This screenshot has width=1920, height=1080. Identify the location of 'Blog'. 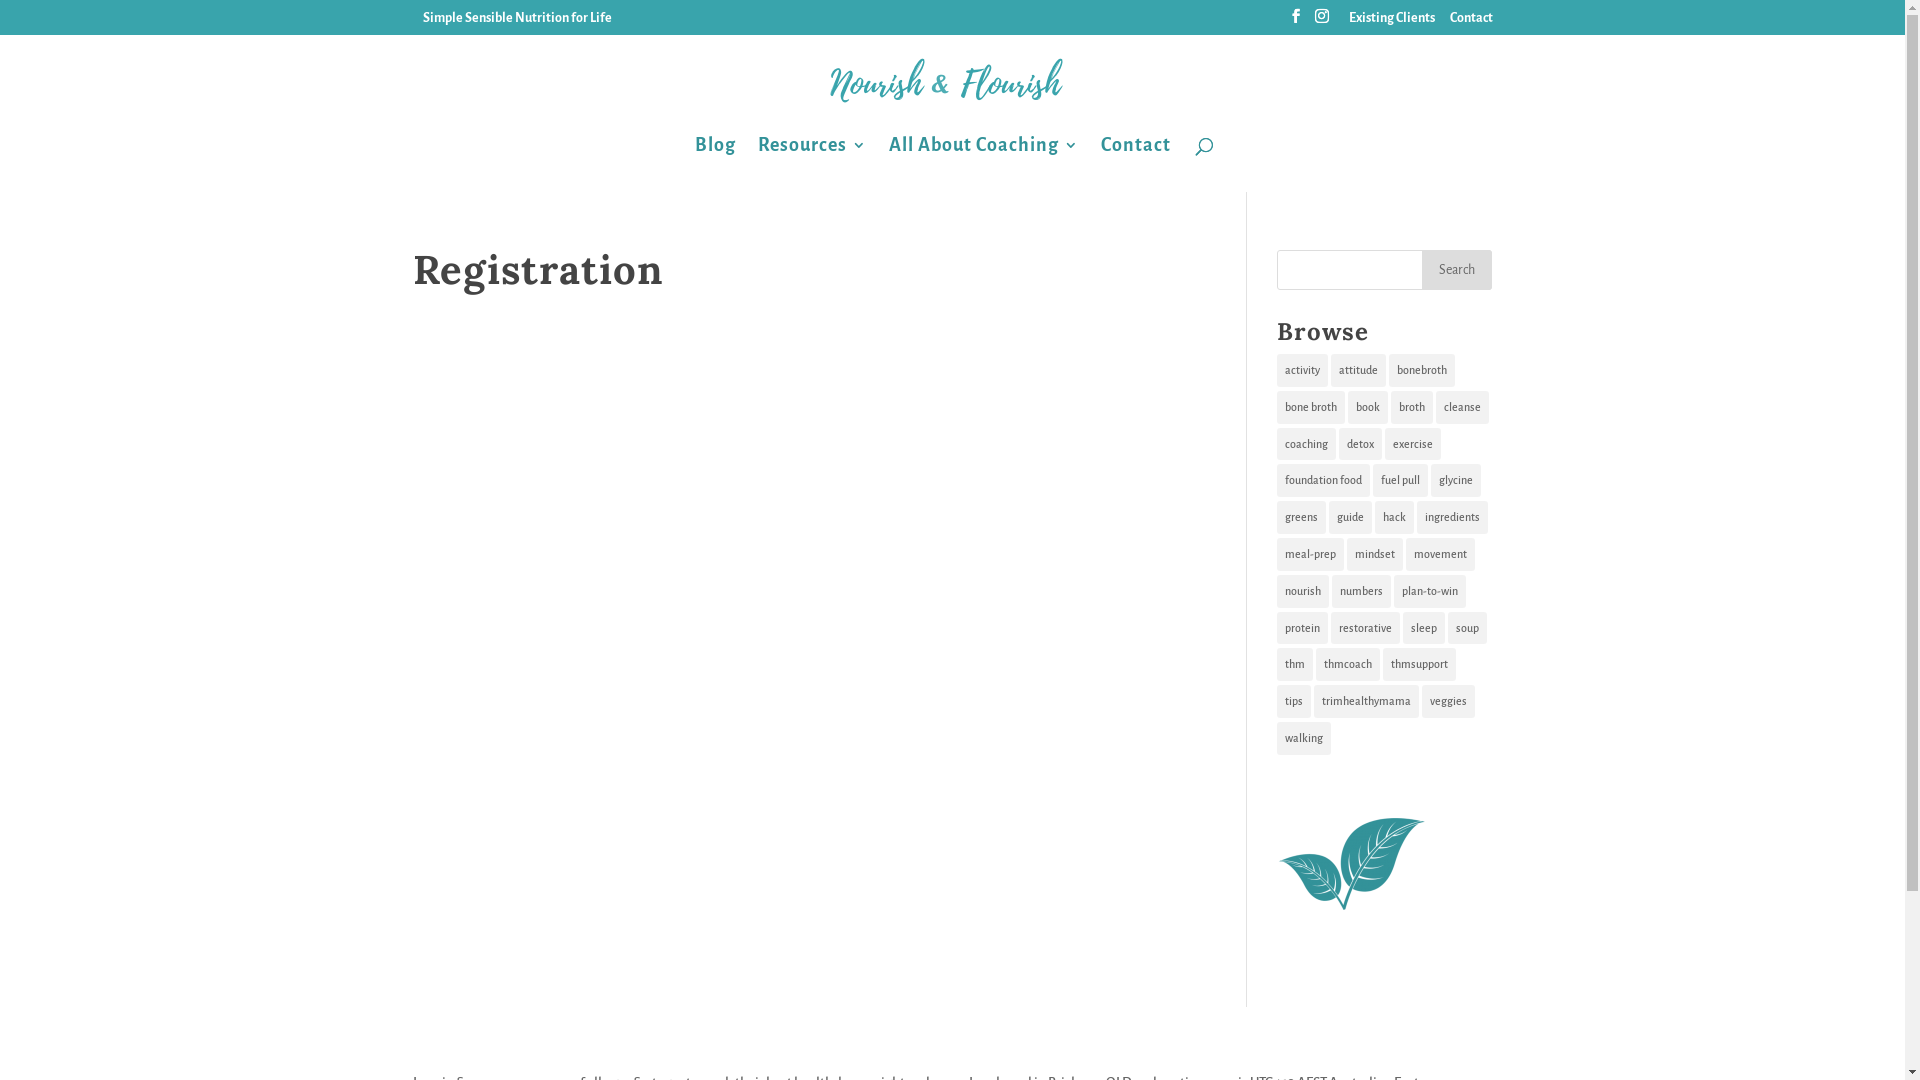
(714, 164).